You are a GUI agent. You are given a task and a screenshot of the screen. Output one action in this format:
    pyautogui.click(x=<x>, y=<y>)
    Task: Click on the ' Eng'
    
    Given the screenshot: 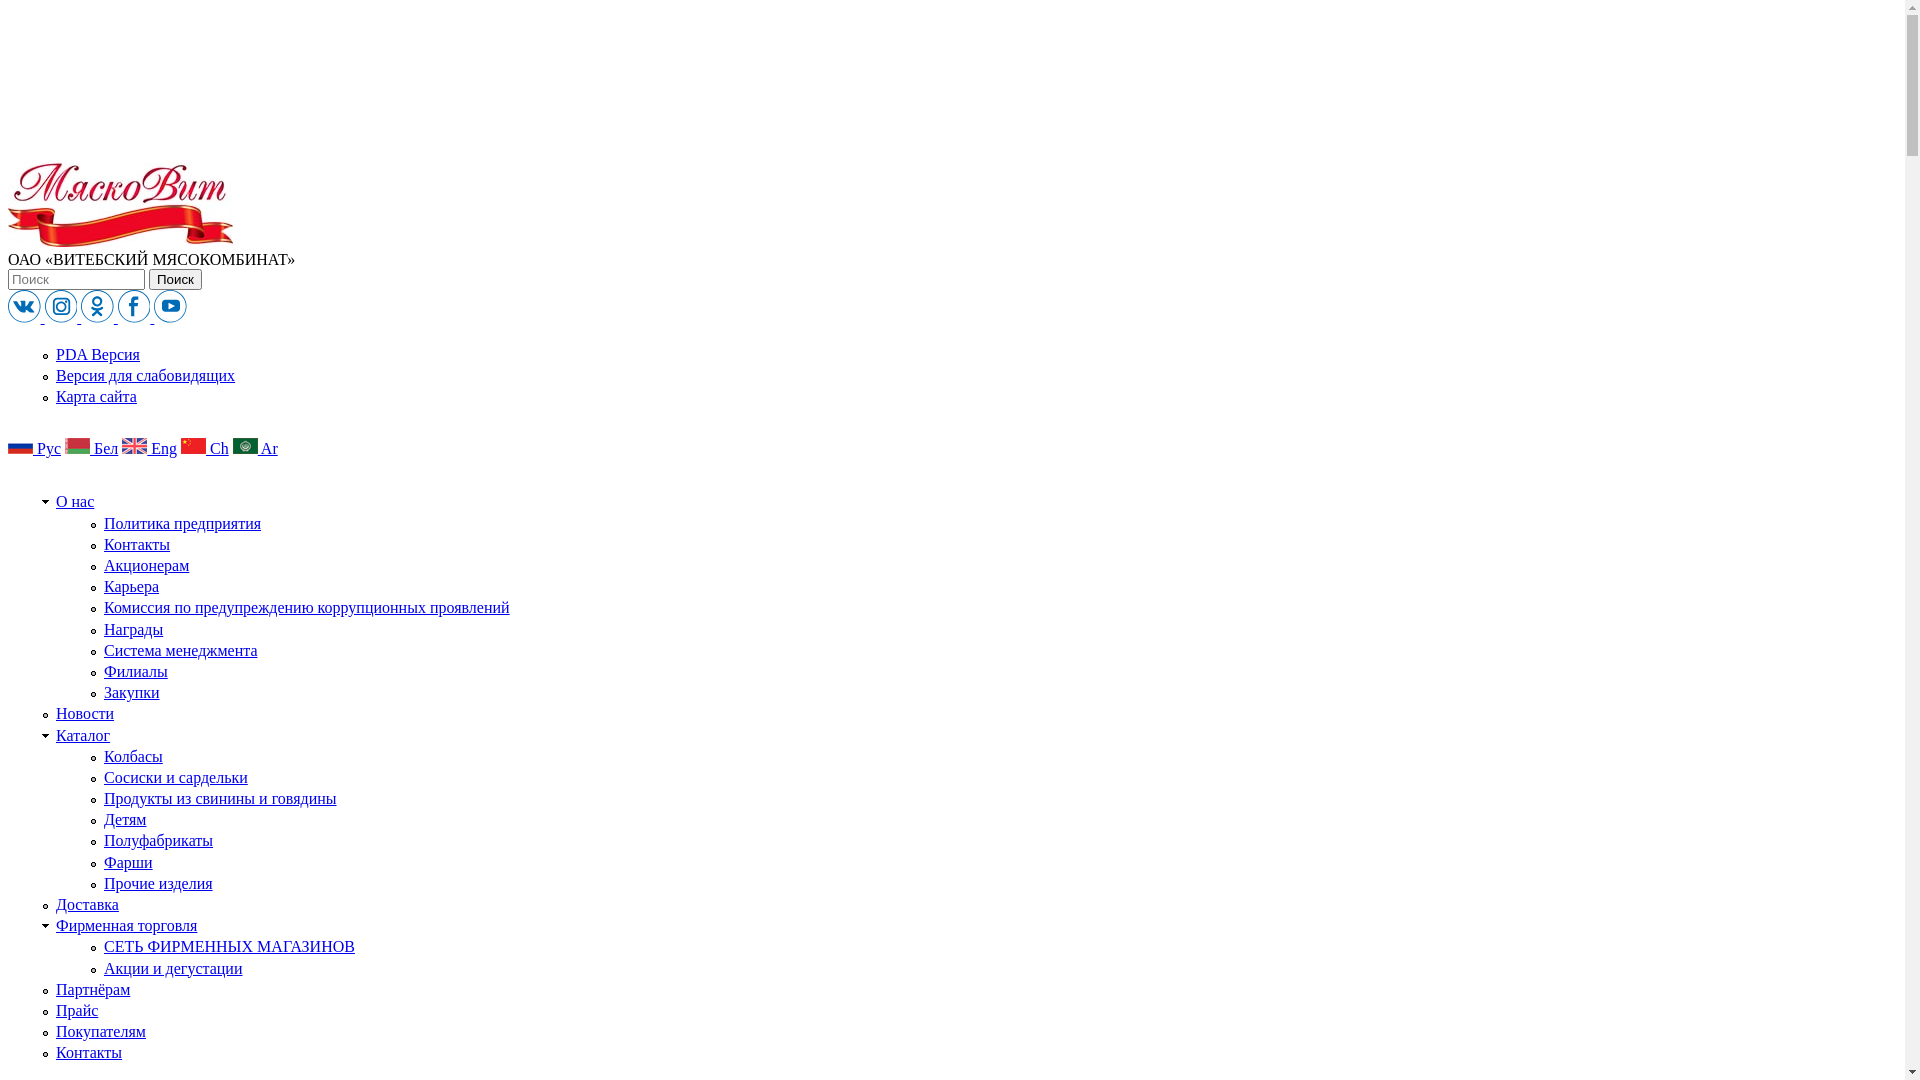 What is the action you would take?
    pyautogui.click(x=148, y=447)
    